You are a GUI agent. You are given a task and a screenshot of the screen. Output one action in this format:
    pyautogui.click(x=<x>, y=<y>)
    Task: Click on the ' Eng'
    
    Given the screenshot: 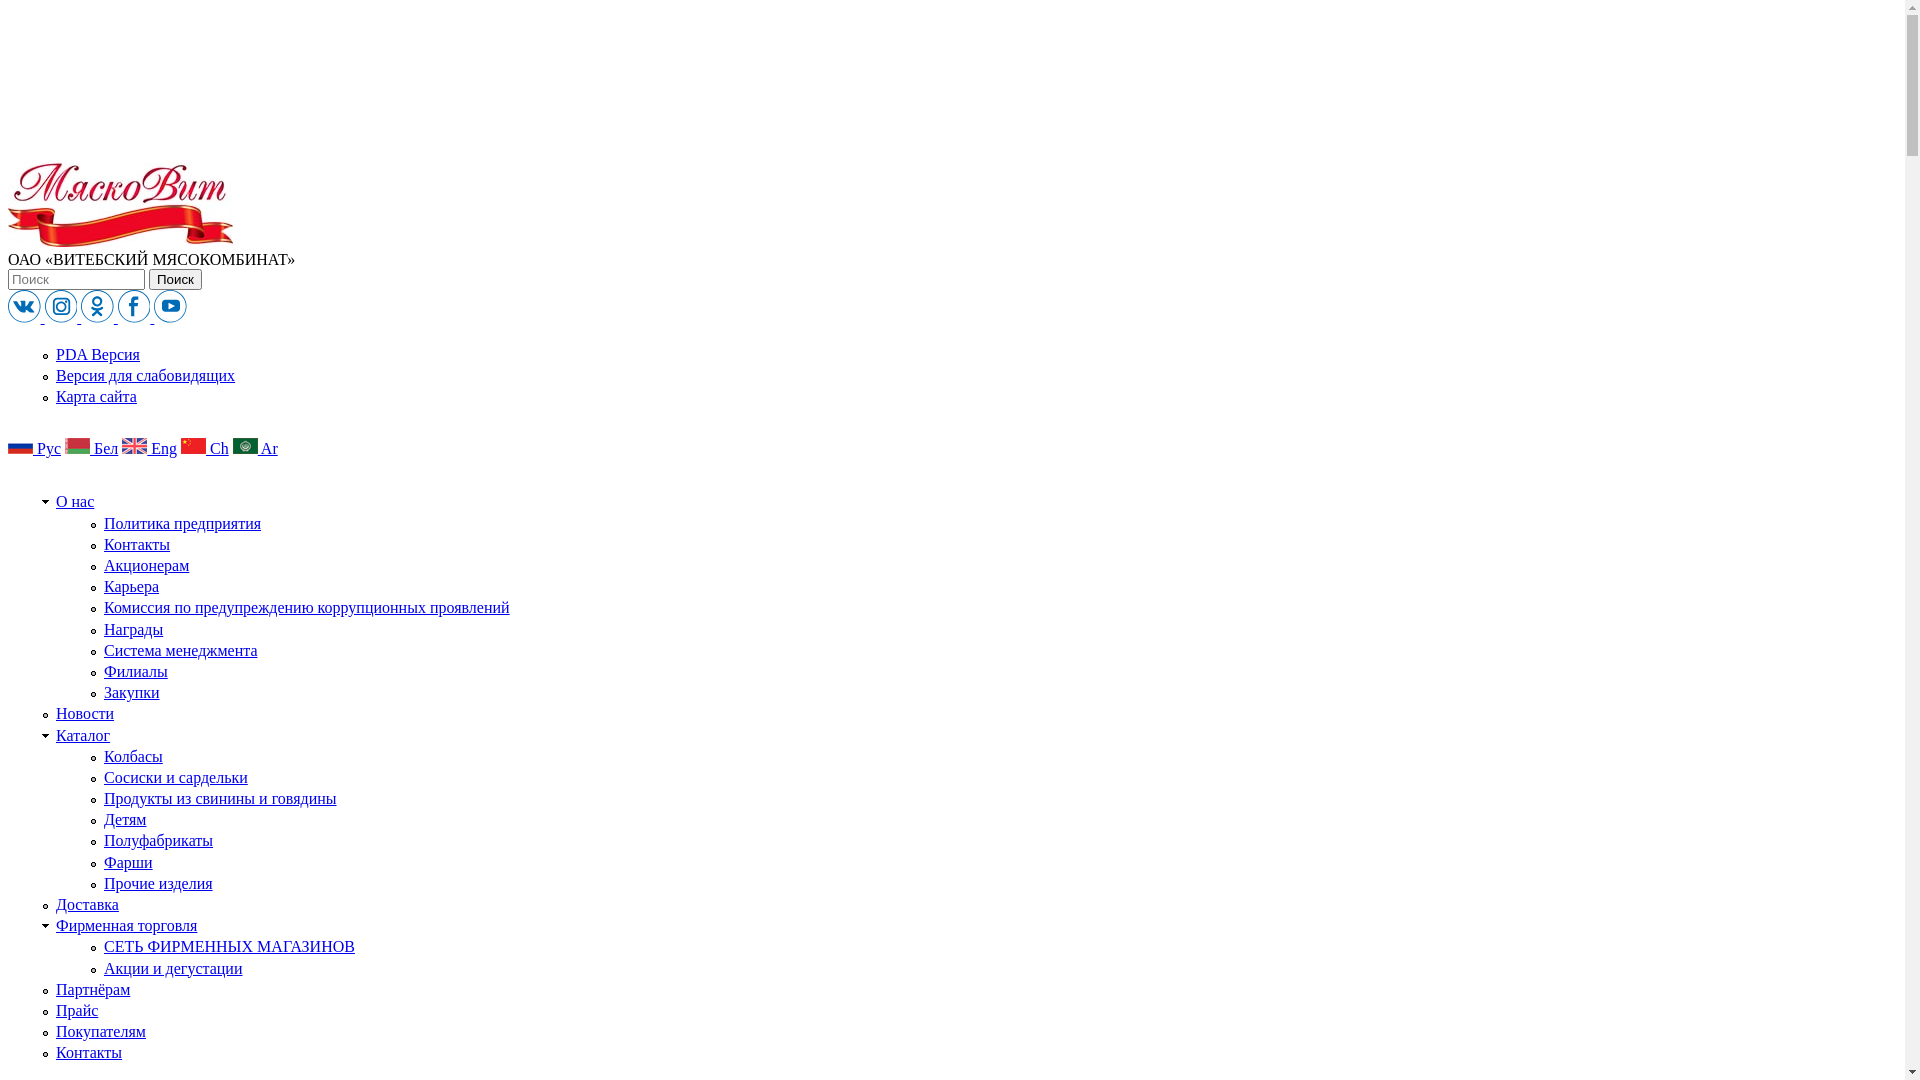 What is the action you would take?
    pyautogui.click(x=148, y=447)
    